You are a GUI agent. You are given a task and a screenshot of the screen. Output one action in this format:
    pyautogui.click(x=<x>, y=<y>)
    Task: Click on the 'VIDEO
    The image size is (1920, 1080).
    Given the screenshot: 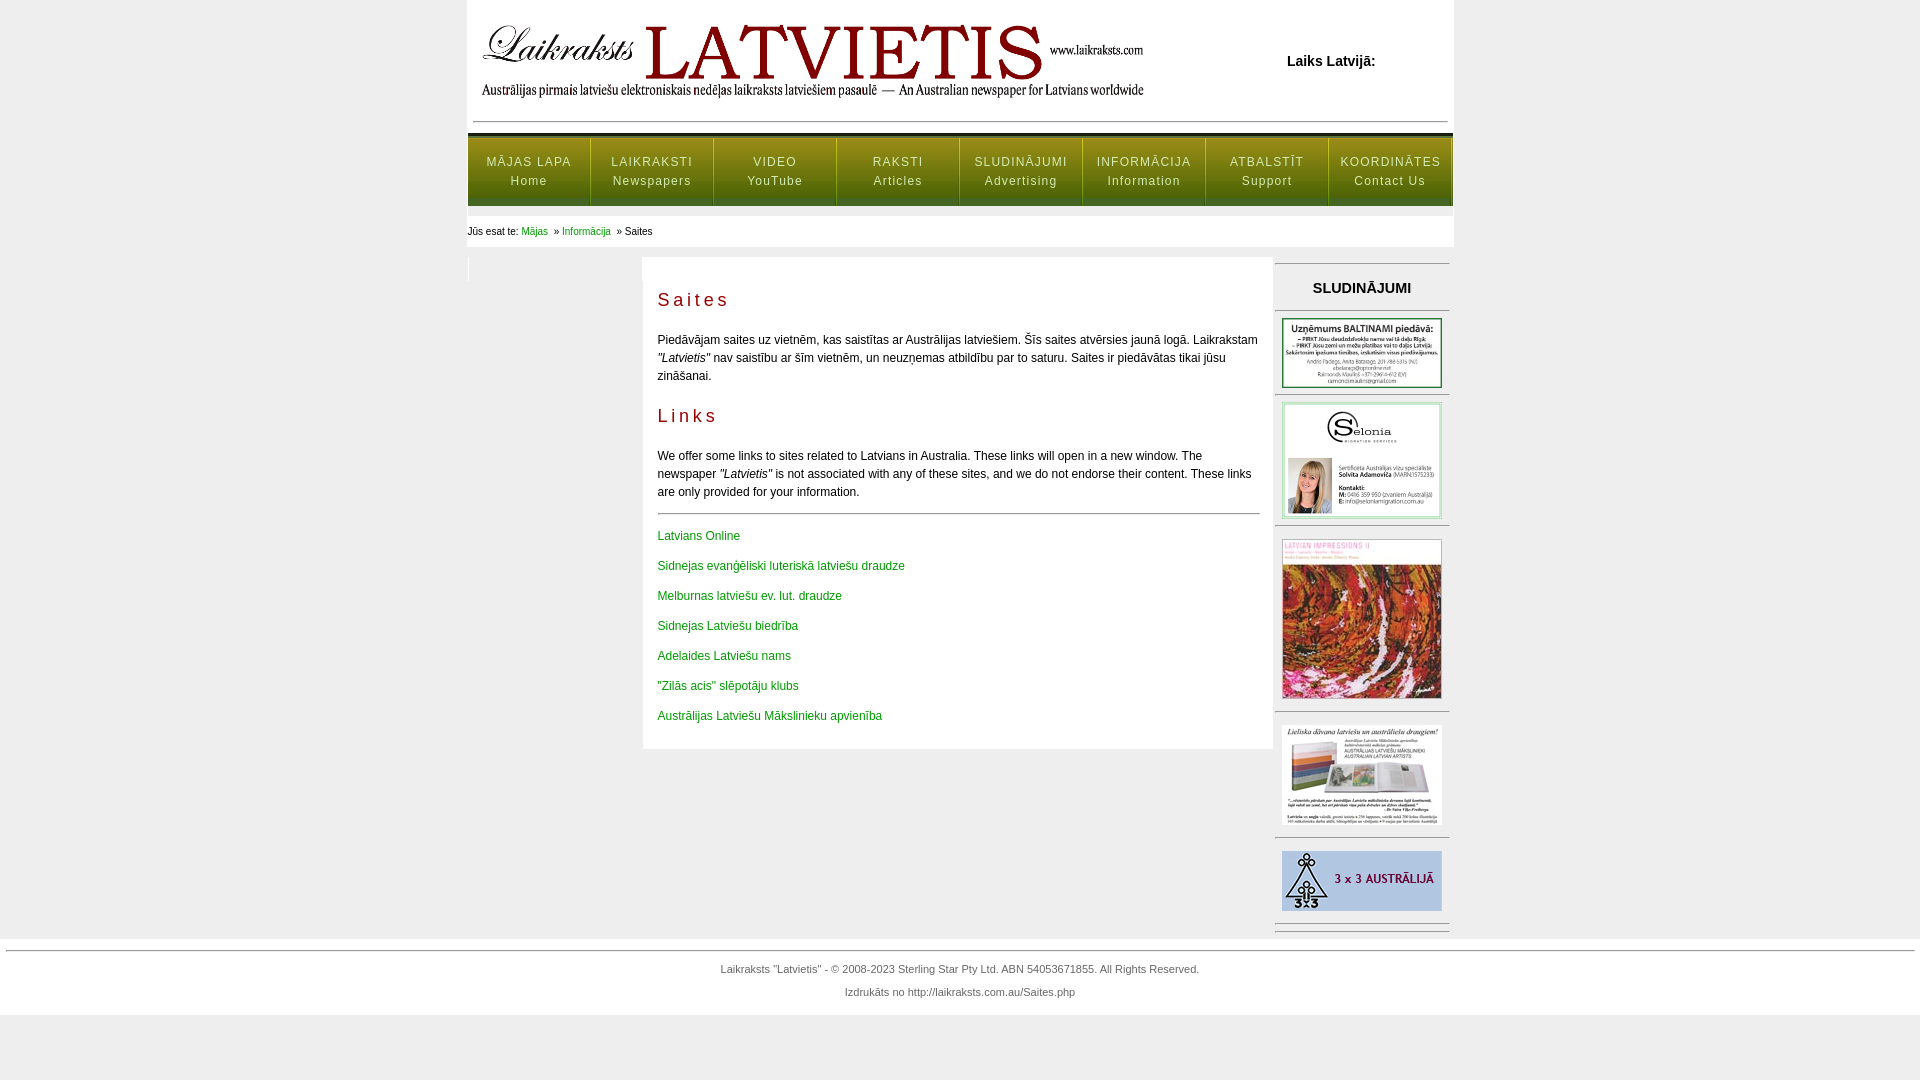 What is the action you would take?
    pyautogui.click(x=774, y=171)
    